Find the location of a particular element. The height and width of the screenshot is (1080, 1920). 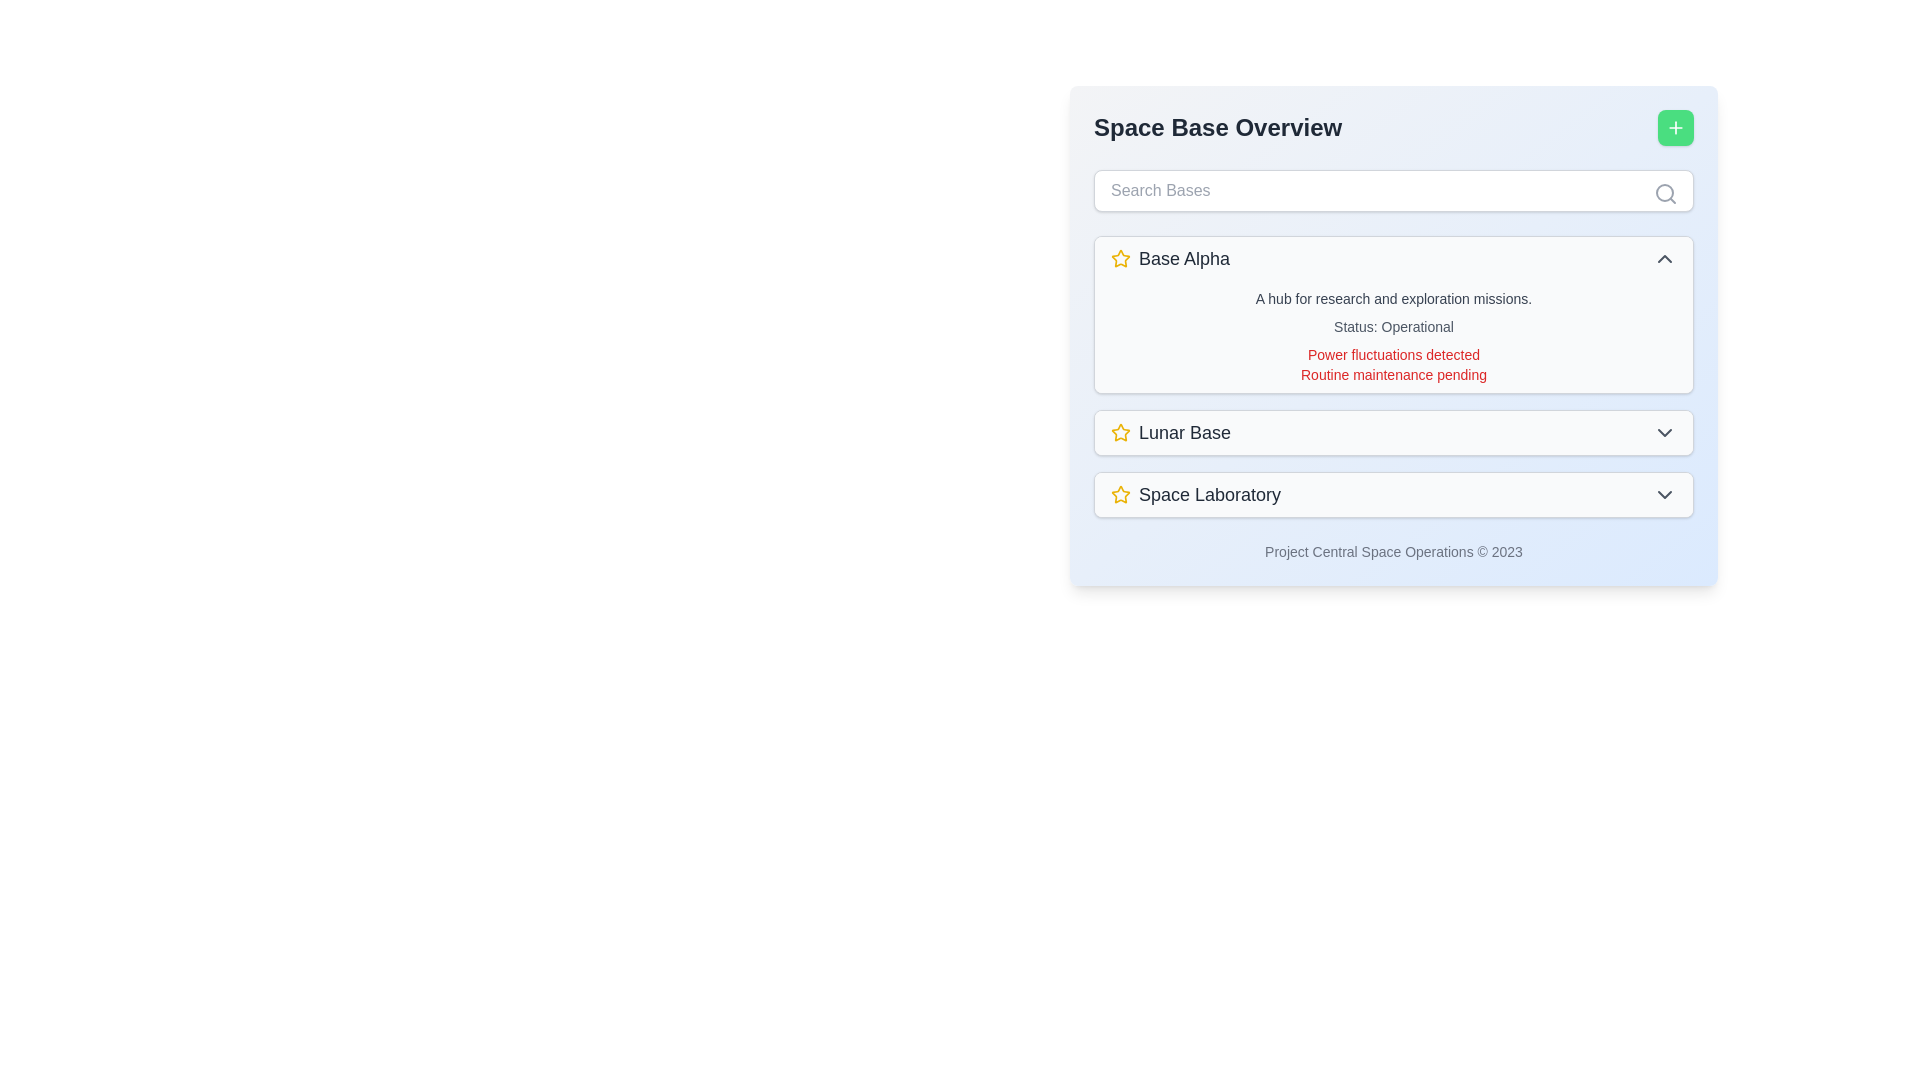

the 'Space Base Overview' text label, which is a bold and large header displayed in dark gray at the top of the interface is located at coordinates (1217, 127).